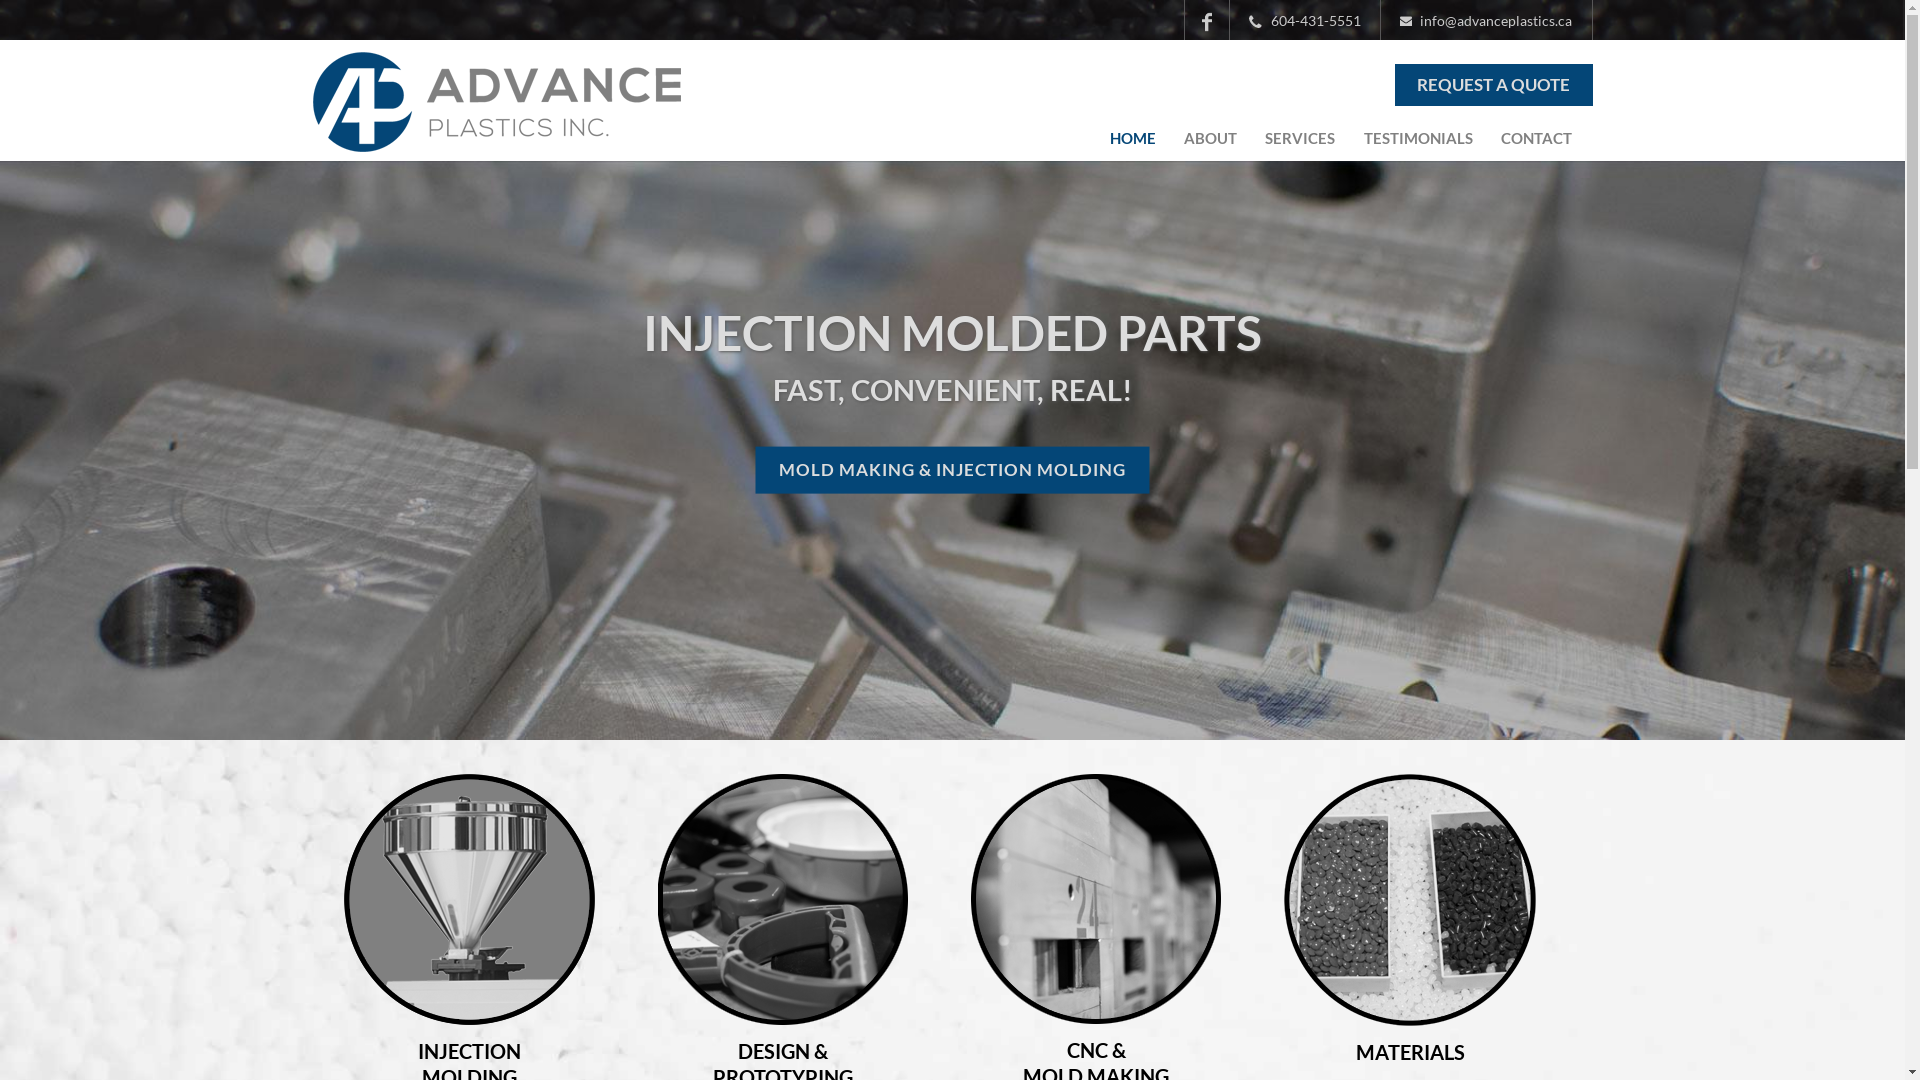  I want to click on 'Advance Plastics @ Facebook', so click(1205, 19).